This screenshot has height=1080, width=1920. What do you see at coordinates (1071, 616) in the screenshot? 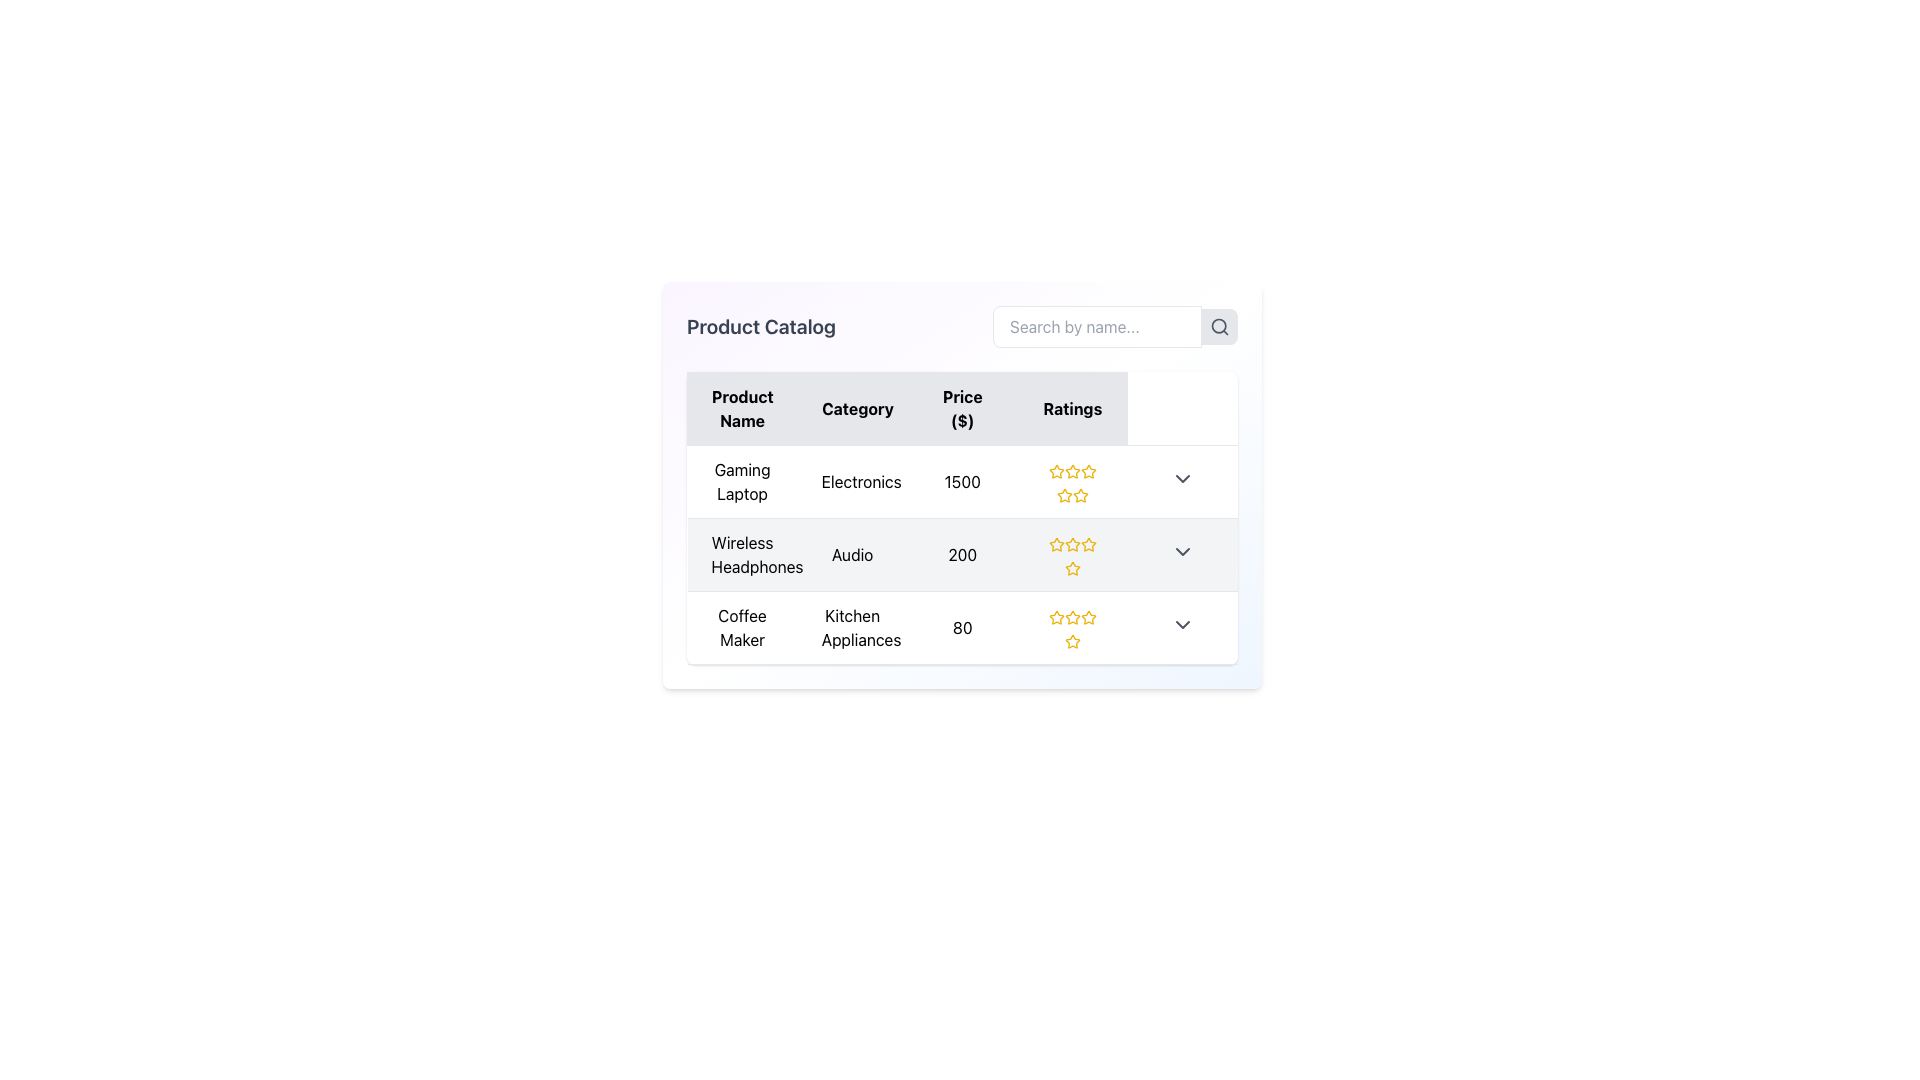
I see `the third star-shaped icon in the ratings section for 'Coffee Maker'` at bounding box center [1071, 616].